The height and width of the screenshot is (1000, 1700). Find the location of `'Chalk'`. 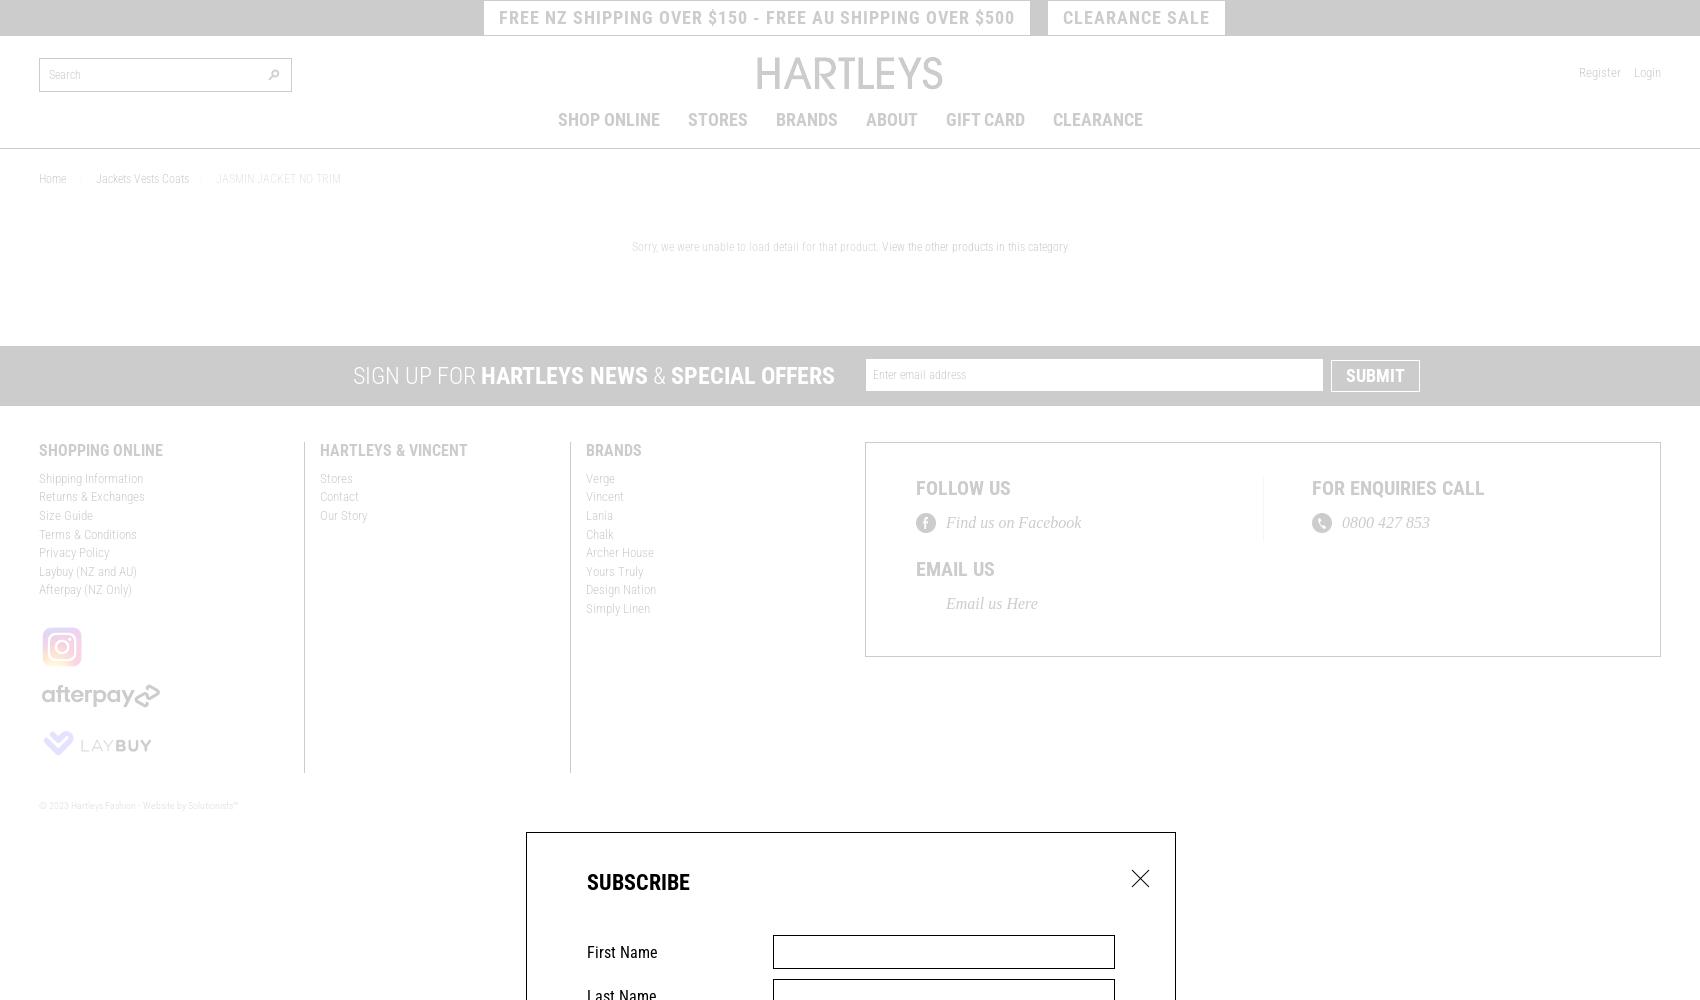

'Chalk' is located at coordinates (583, 533).